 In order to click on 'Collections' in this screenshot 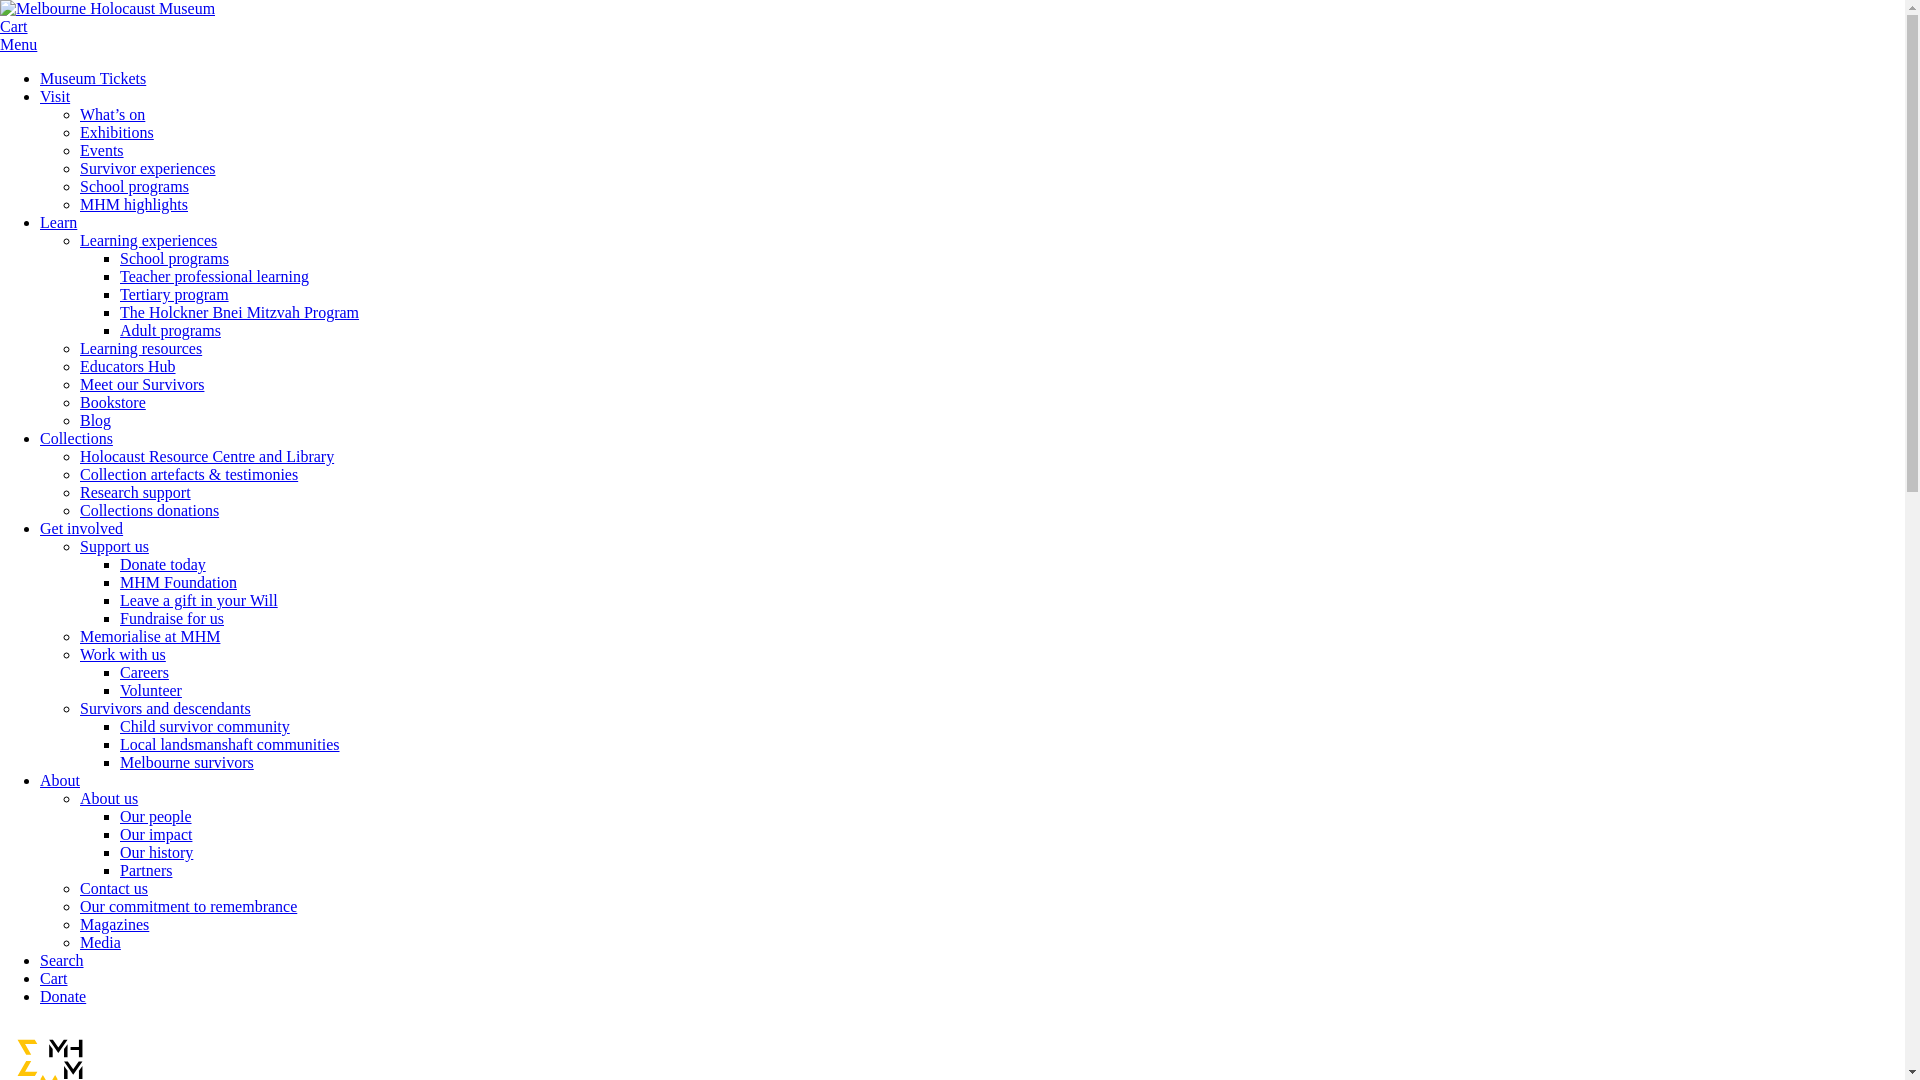, I will do `click(39, 437)`.